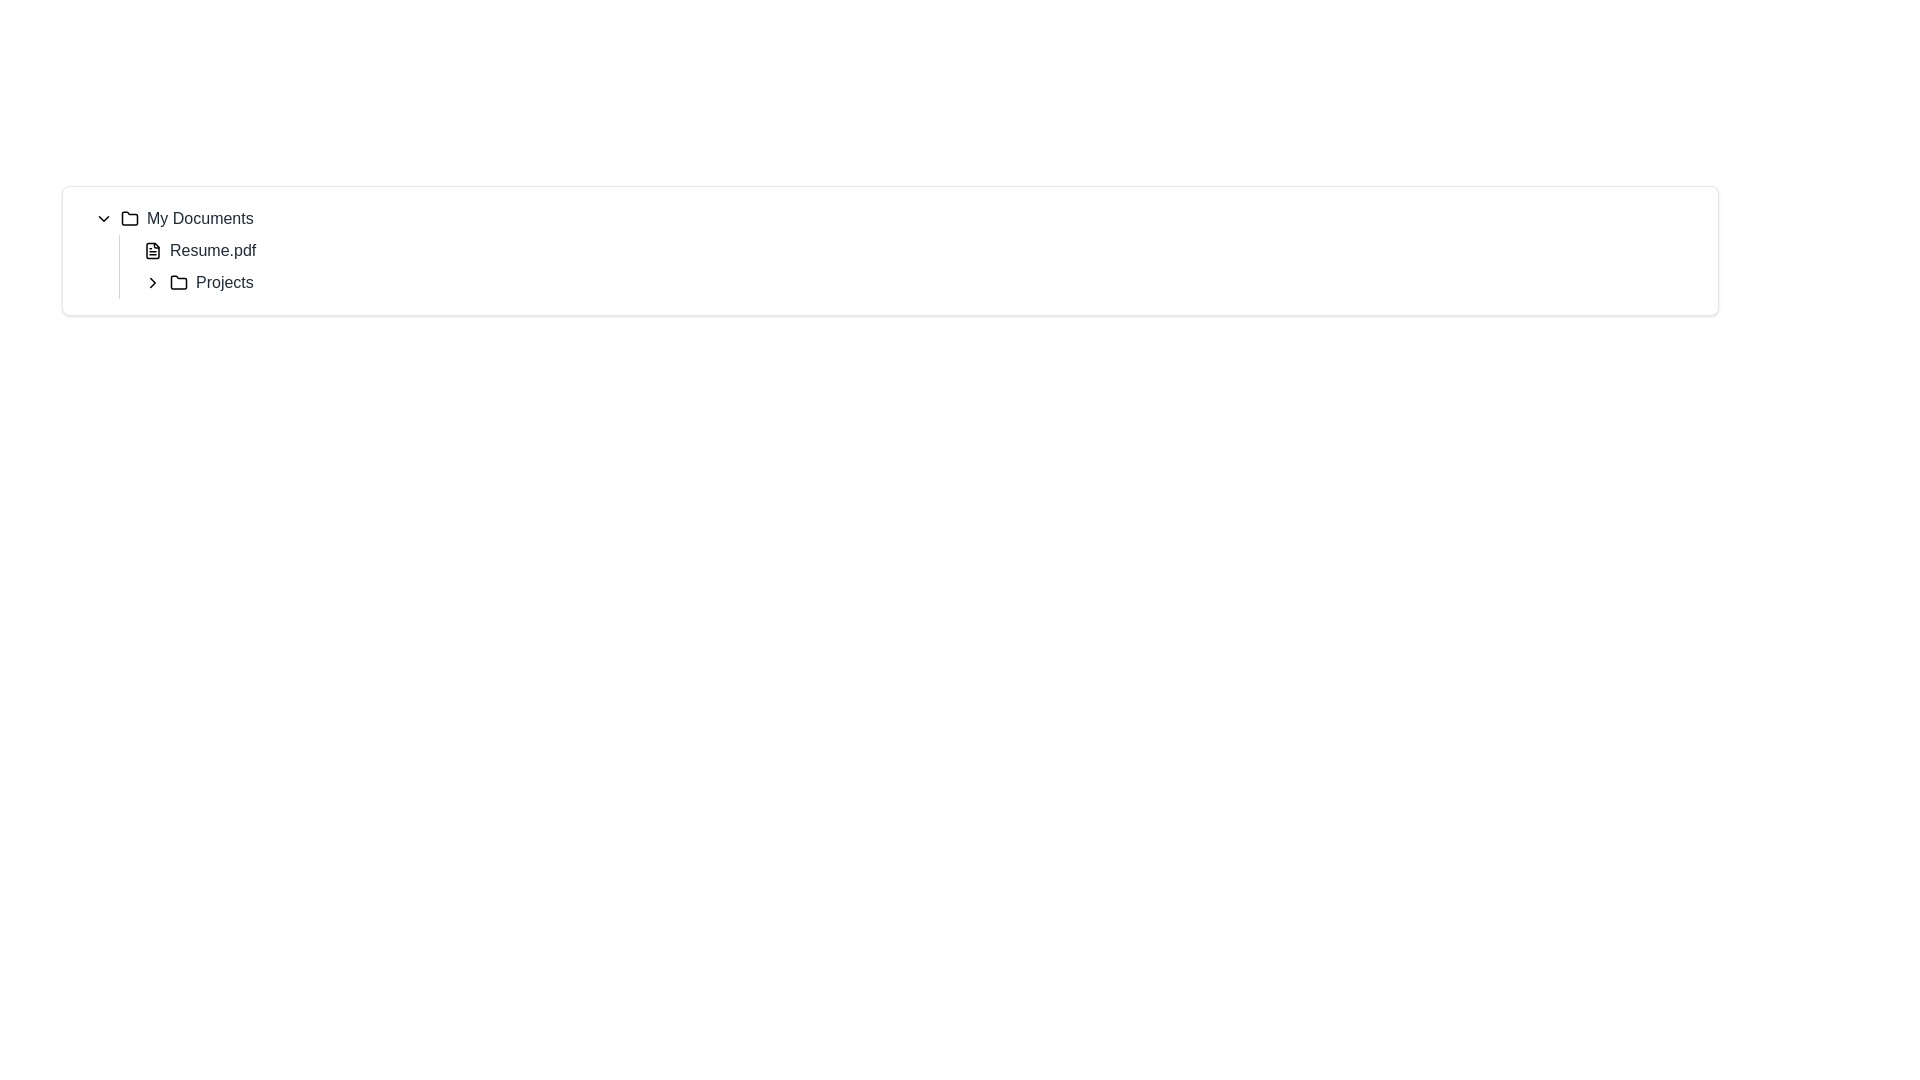  Describe the element at coordinates (178, 282) in the screenshot. I see `the folder icon that is the second icon in the list next to the text labeled 'Projects'` at that location.